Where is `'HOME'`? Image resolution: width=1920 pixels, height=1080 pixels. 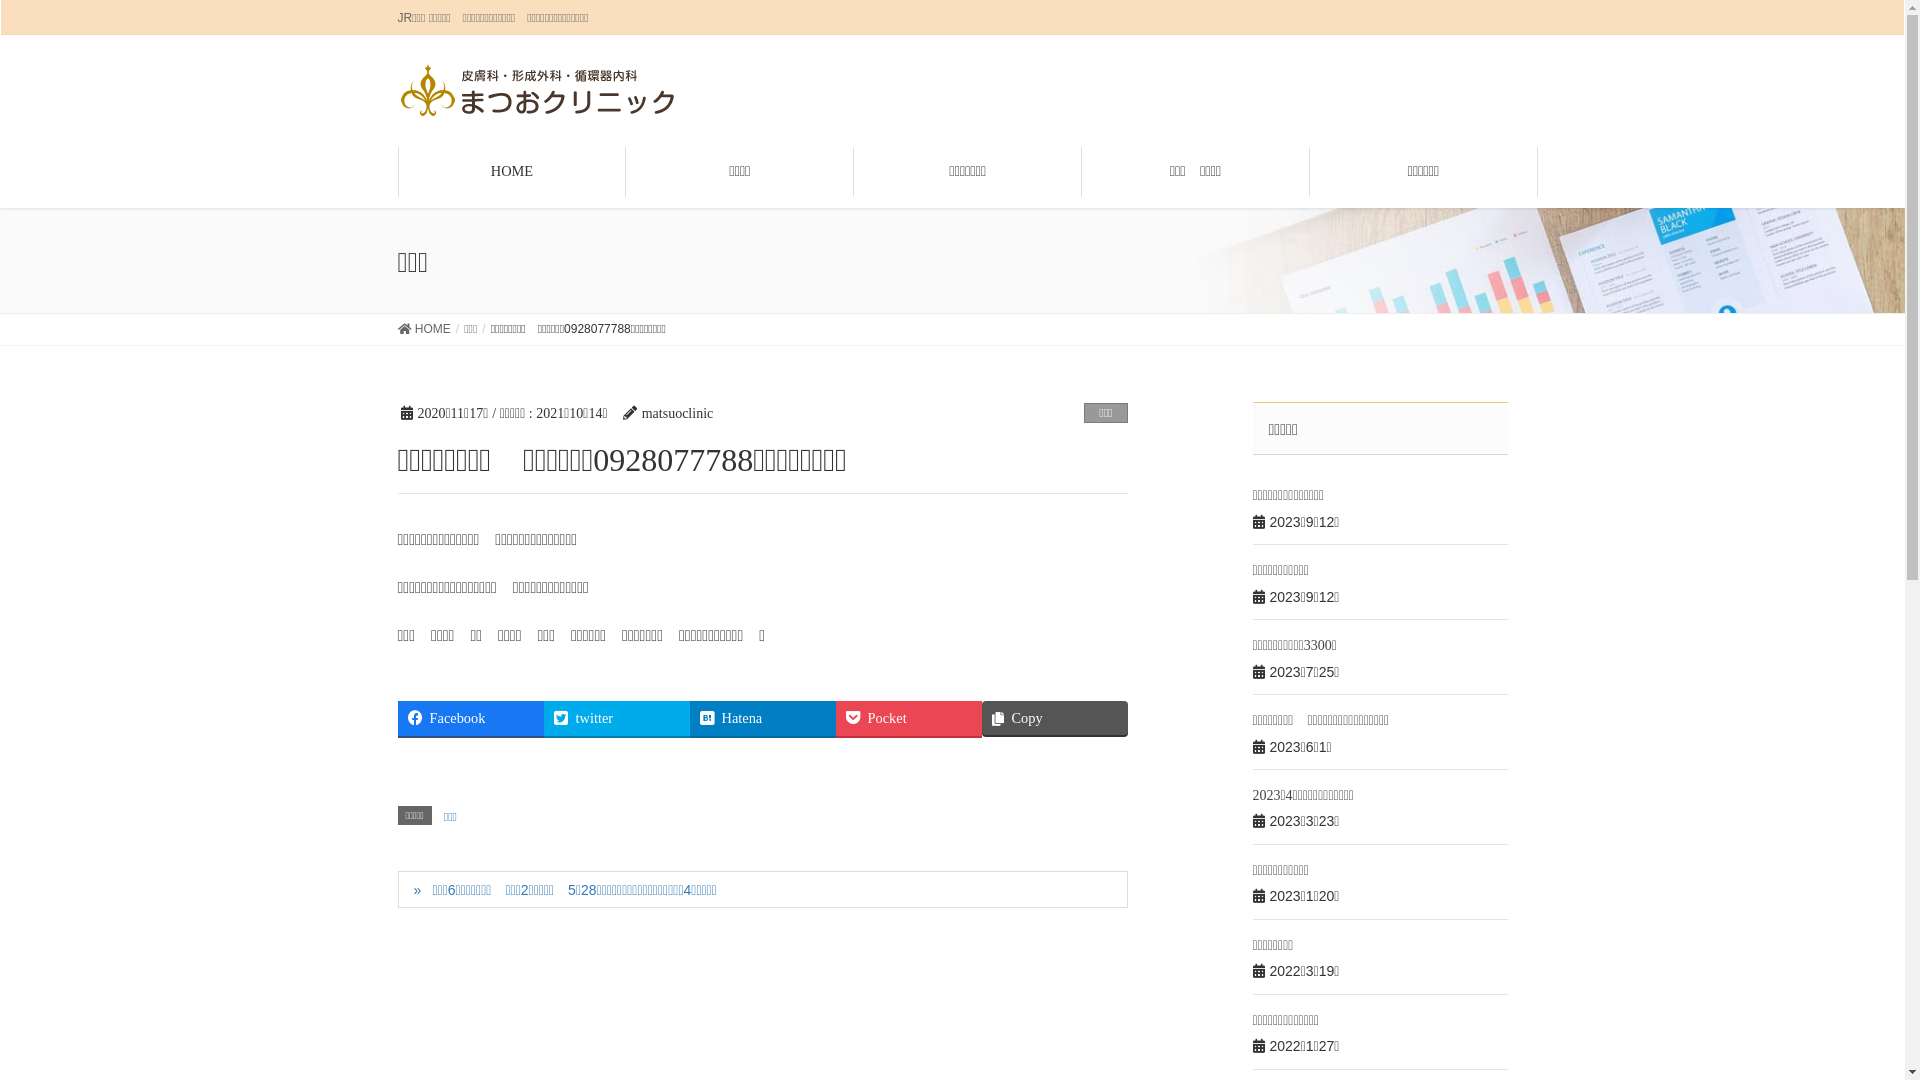
'HOME' is located at coordinates (423, 329).